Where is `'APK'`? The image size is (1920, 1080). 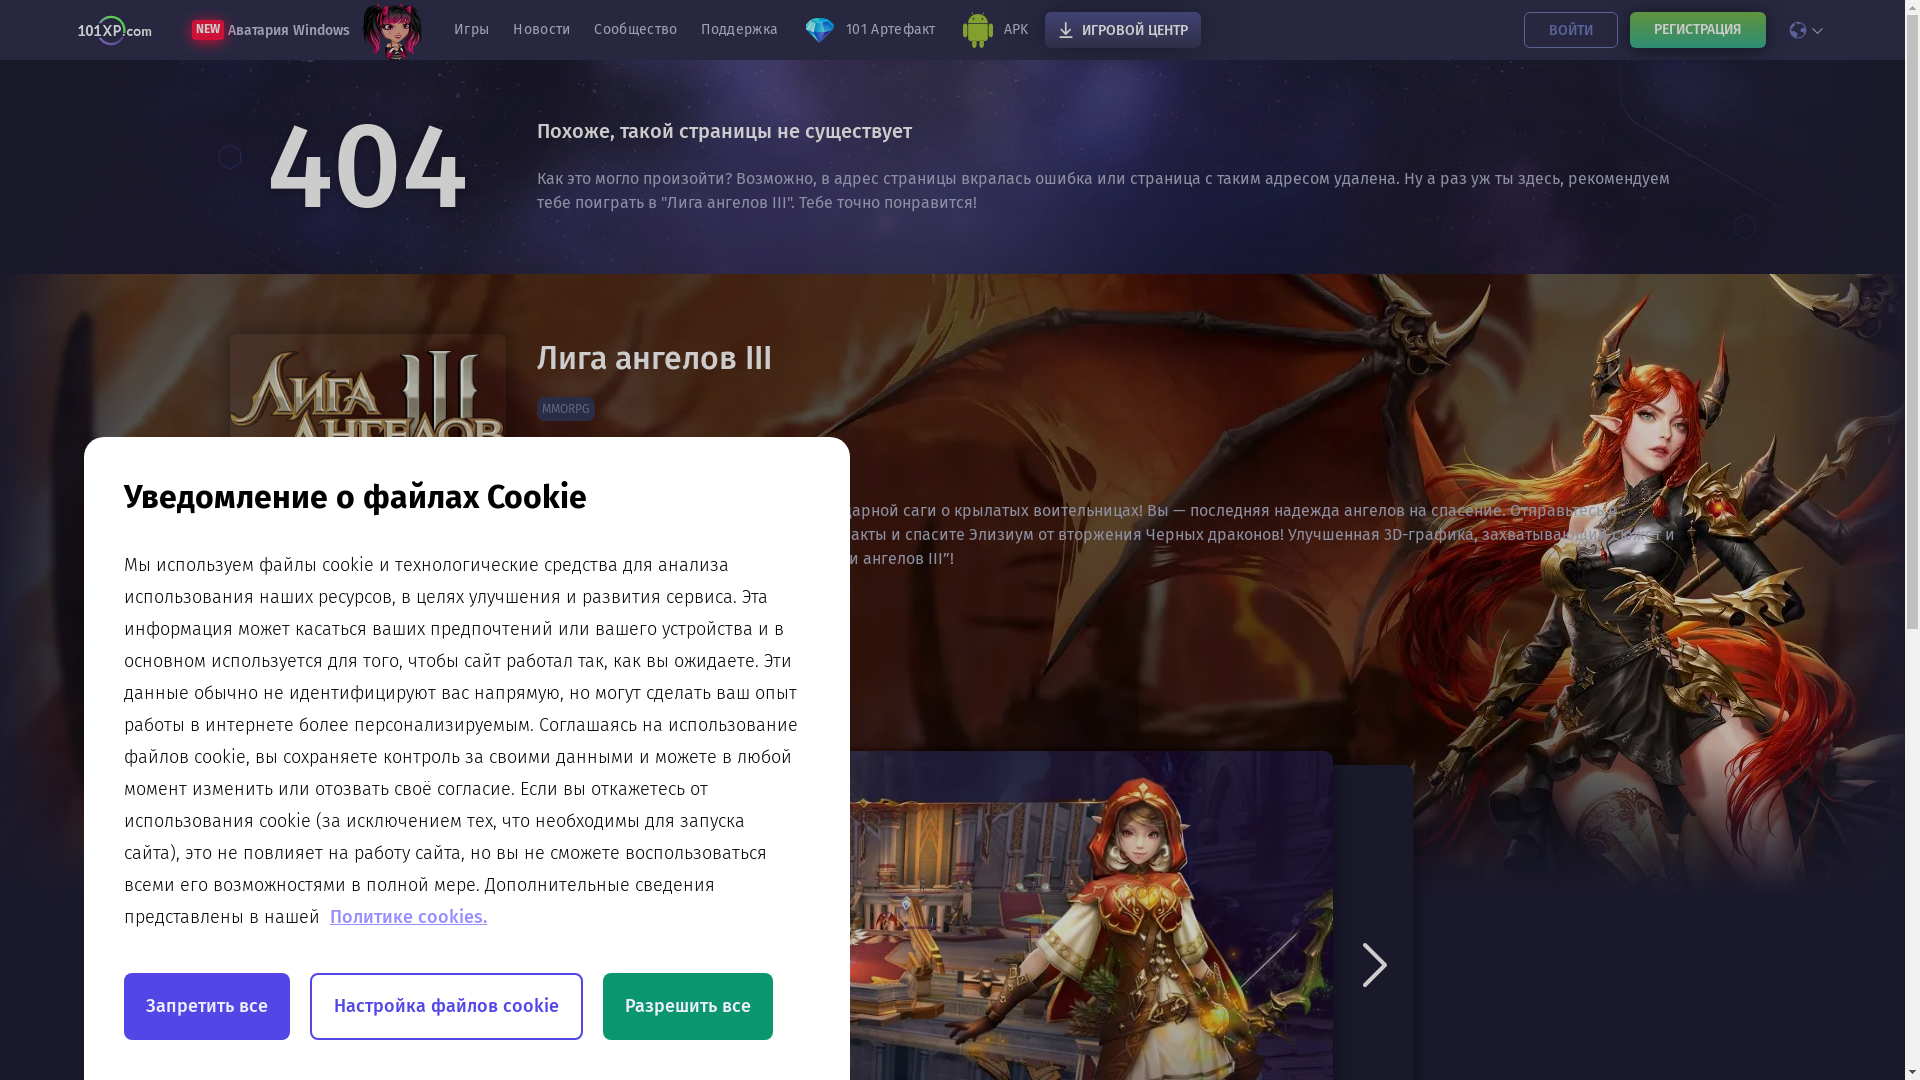
'APK' is located at coordinates (994, 30).